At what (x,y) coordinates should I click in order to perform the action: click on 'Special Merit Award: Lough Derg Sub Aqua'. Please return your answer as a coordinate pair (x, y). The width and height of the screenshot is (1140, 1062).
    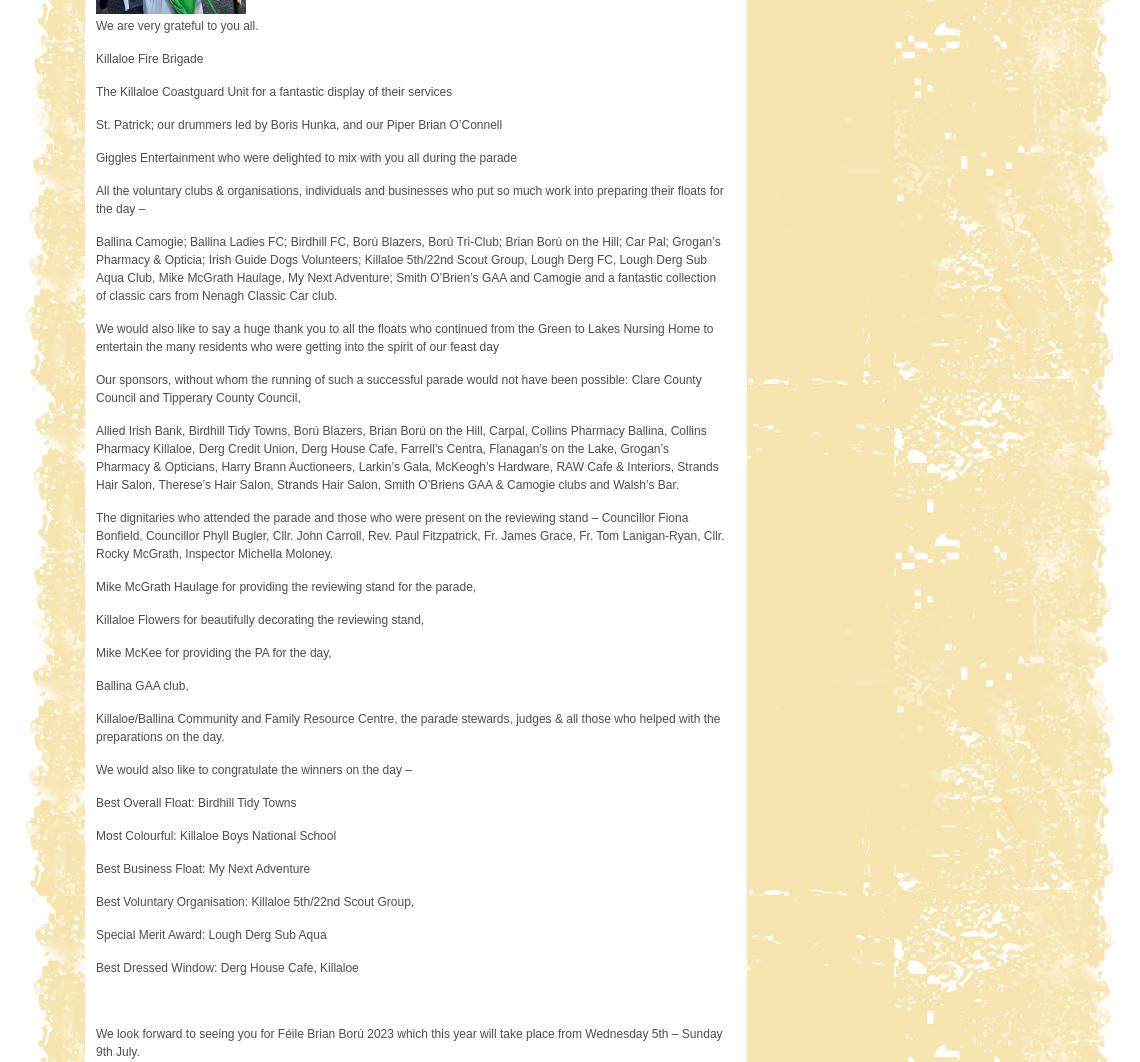
    Looking at the image, I should click on (211, 933).